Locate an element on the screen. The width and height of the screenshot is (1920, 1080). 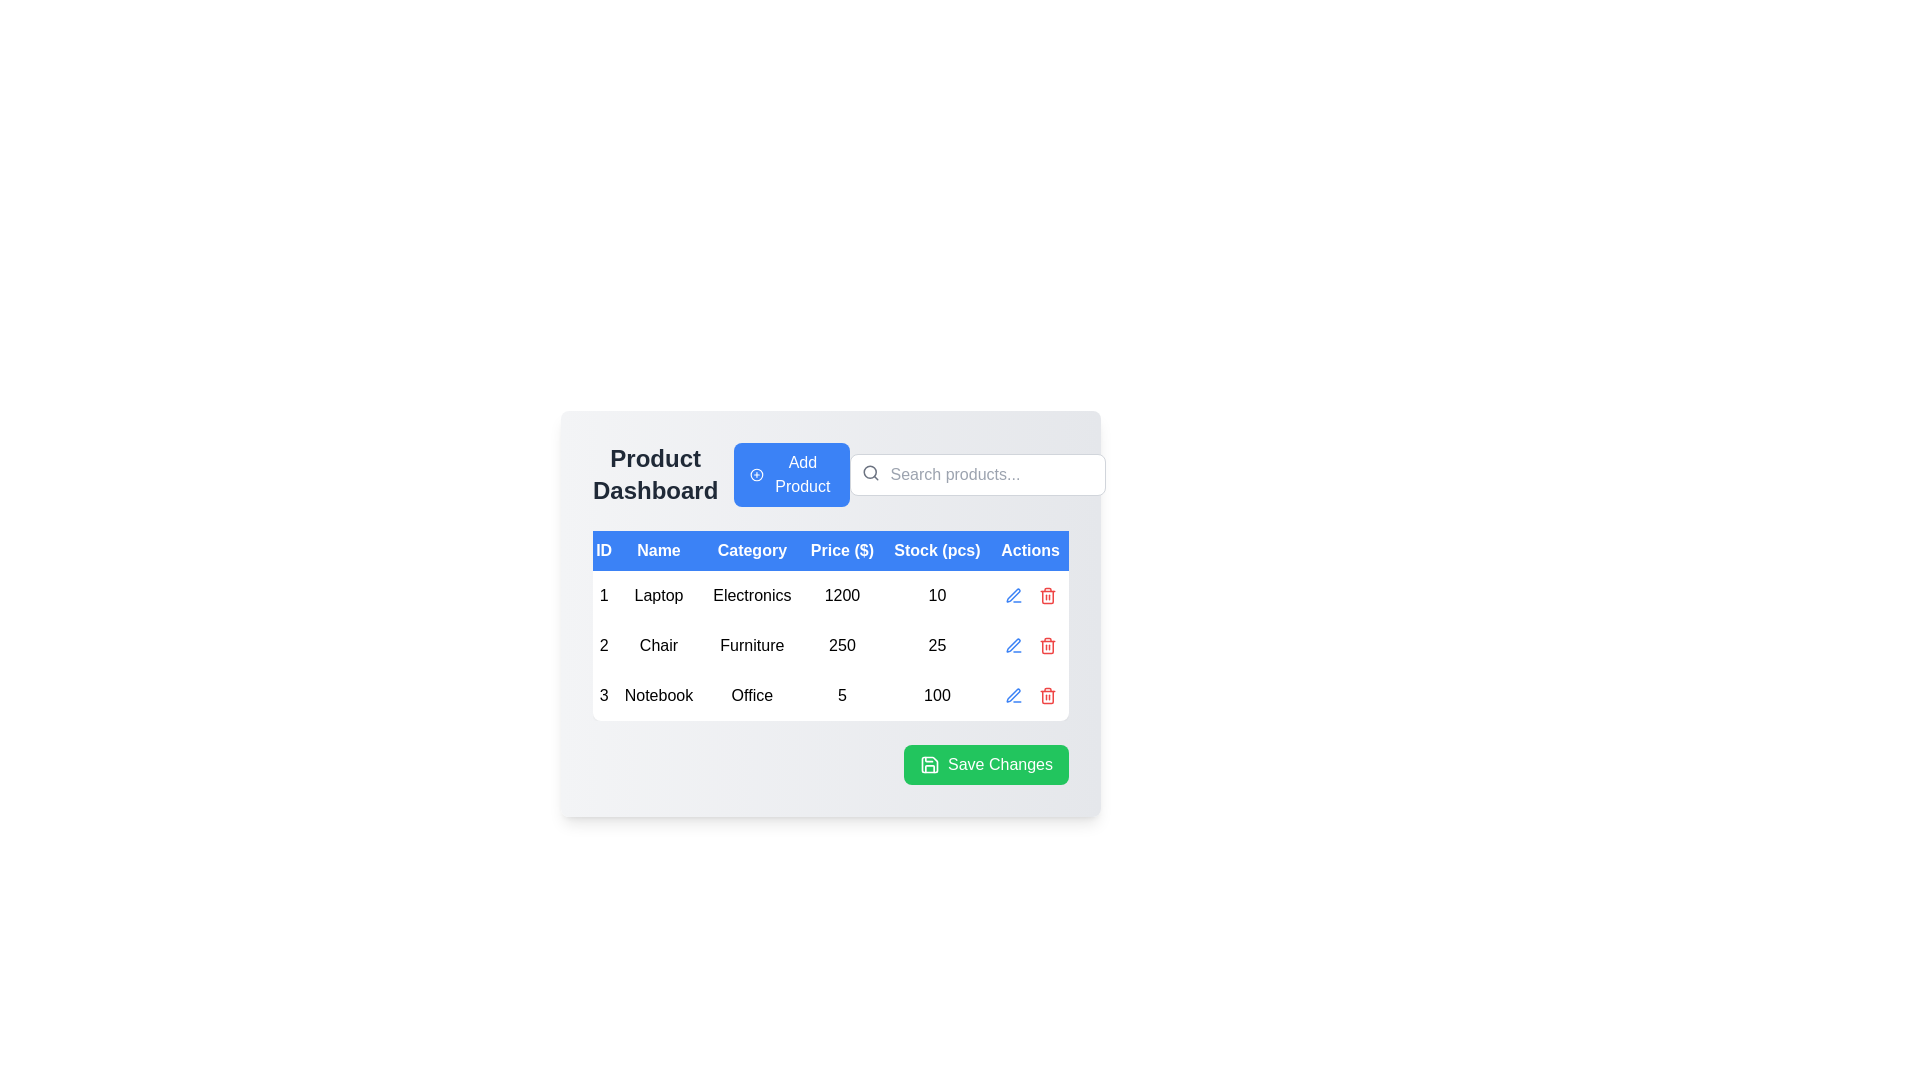
the first column entry of the first row in the table, which serves as an identifier for the associated row's position is located at coordinates (603, 595).